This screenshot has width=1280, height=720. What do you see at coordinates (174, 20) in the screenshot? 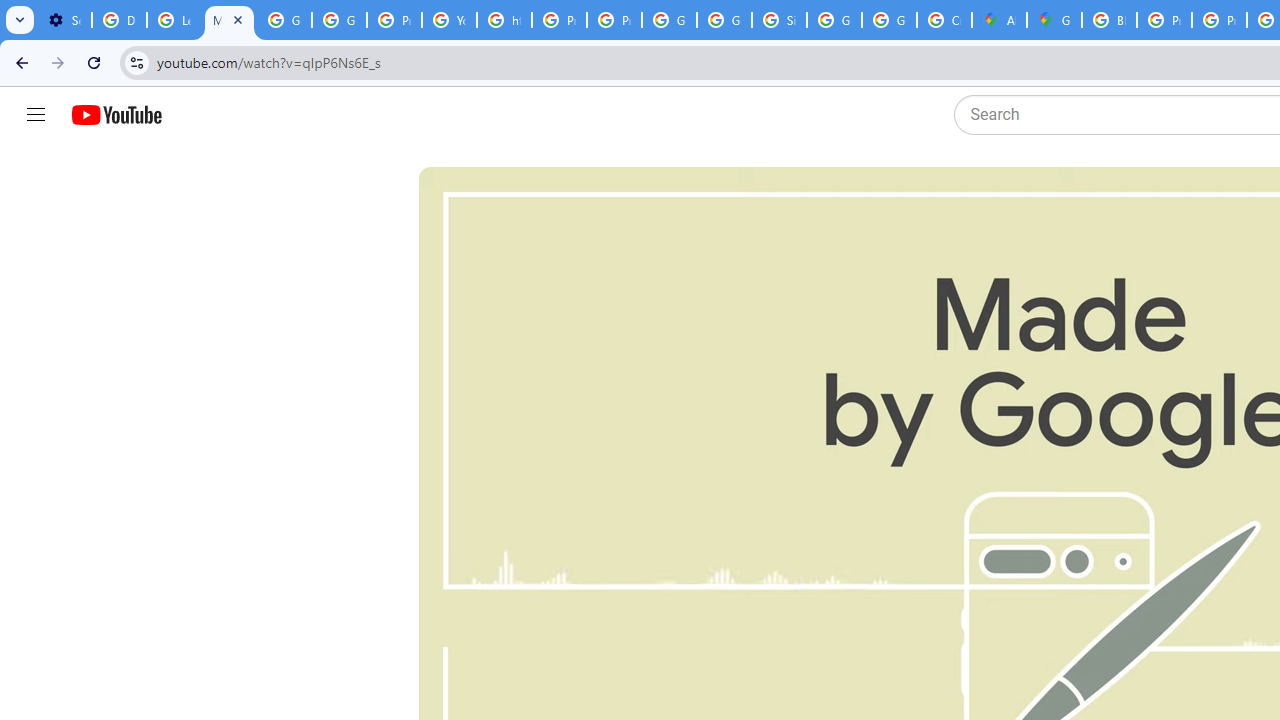
I see `'Learn how to find your photos - Google Photos Help'` at bounding box center [174, 20].